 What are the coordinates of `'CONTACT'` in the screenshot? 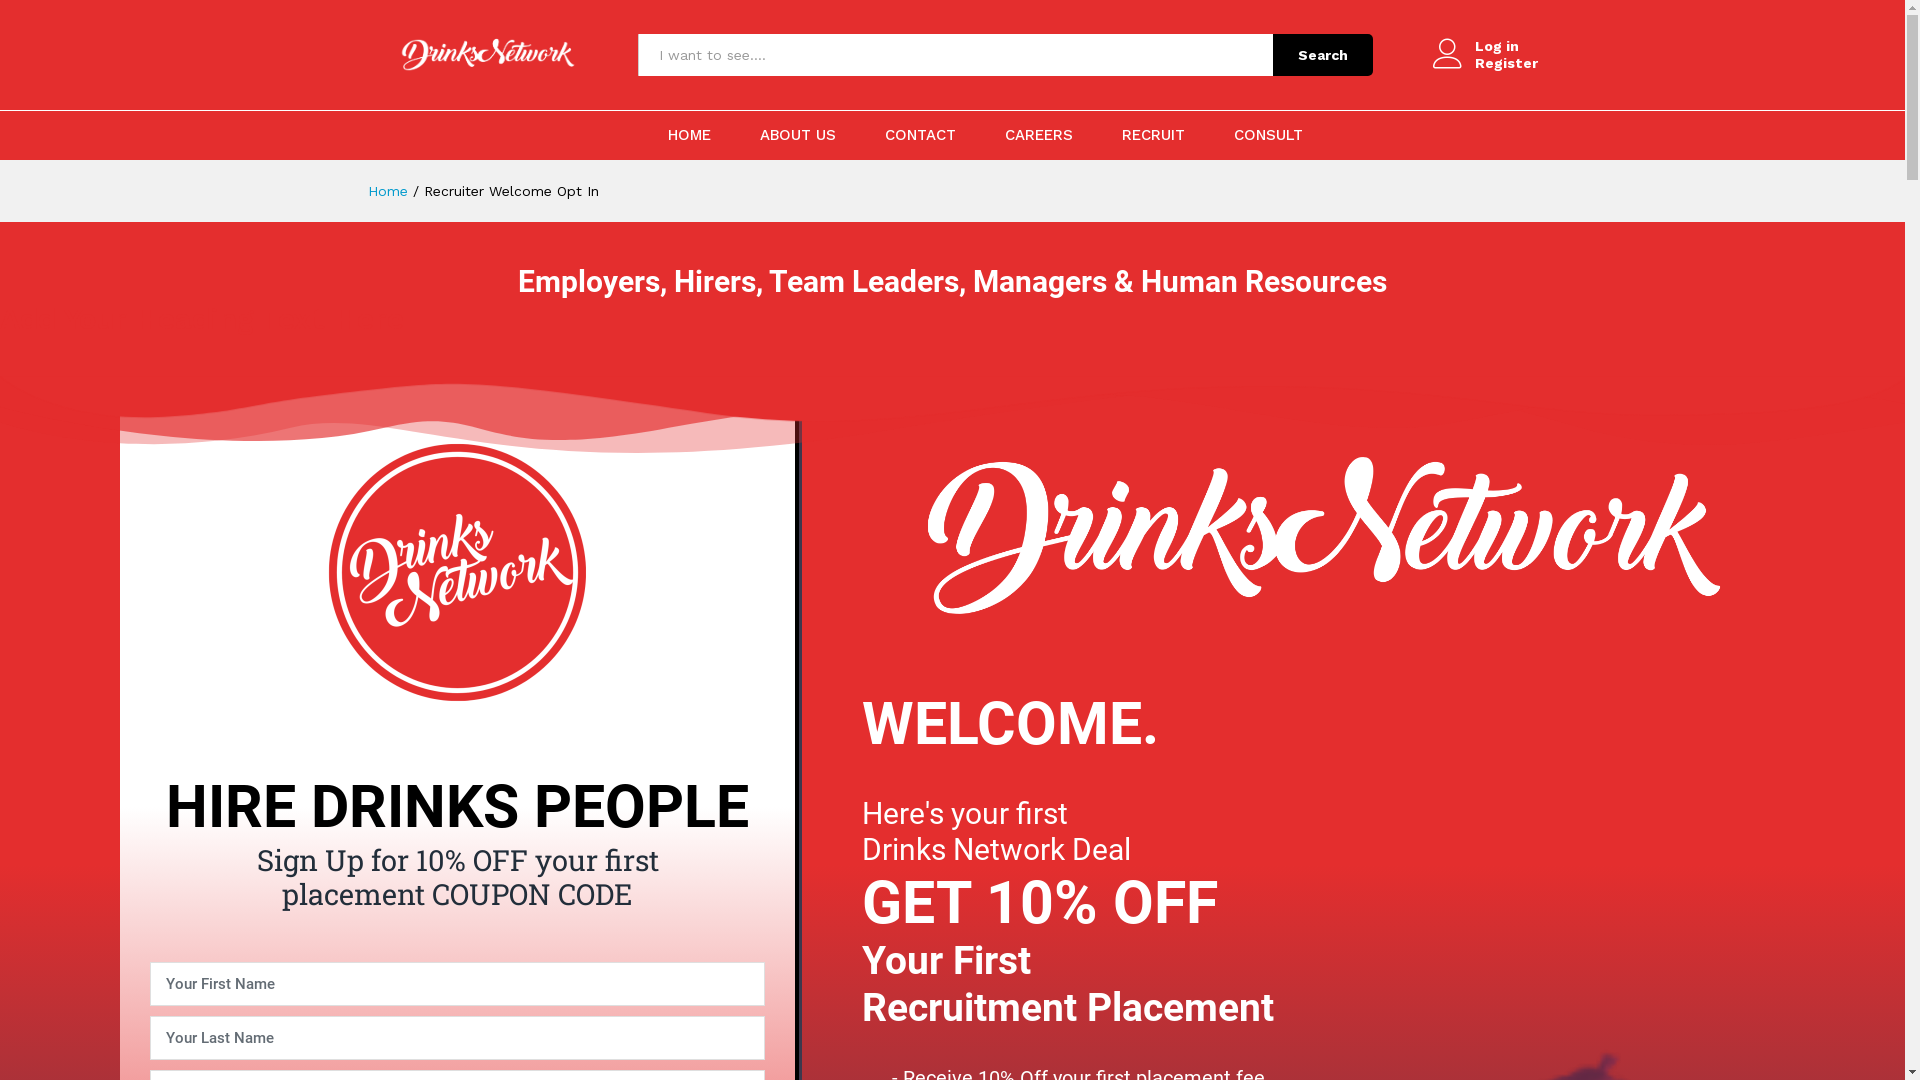 It's located at (882, 135).